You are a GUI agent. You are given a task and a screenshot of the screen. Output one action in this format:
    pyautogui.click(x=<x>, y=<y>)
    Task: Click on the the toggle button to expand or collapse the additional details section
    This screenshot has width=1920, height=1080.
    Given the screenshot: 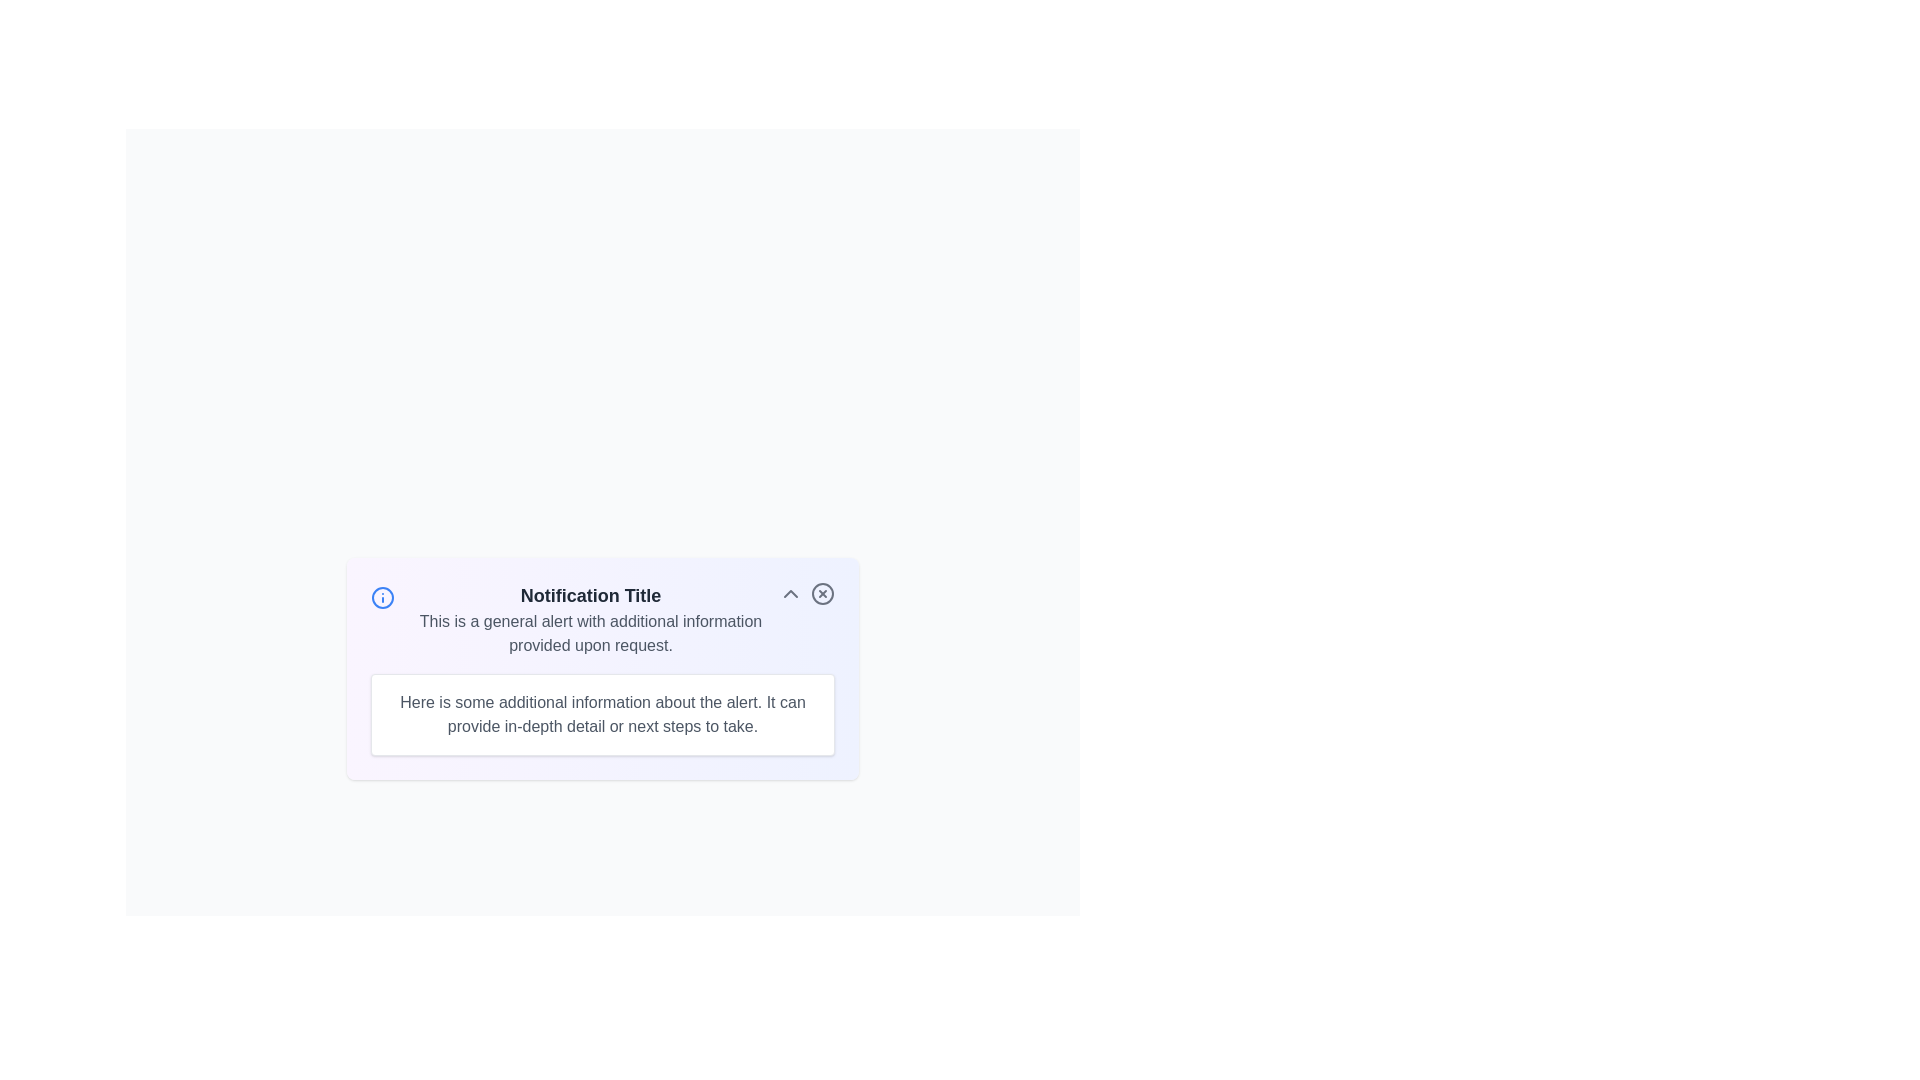 What is the action you would take?
    pyautogui.click(x=790, y=593)
    